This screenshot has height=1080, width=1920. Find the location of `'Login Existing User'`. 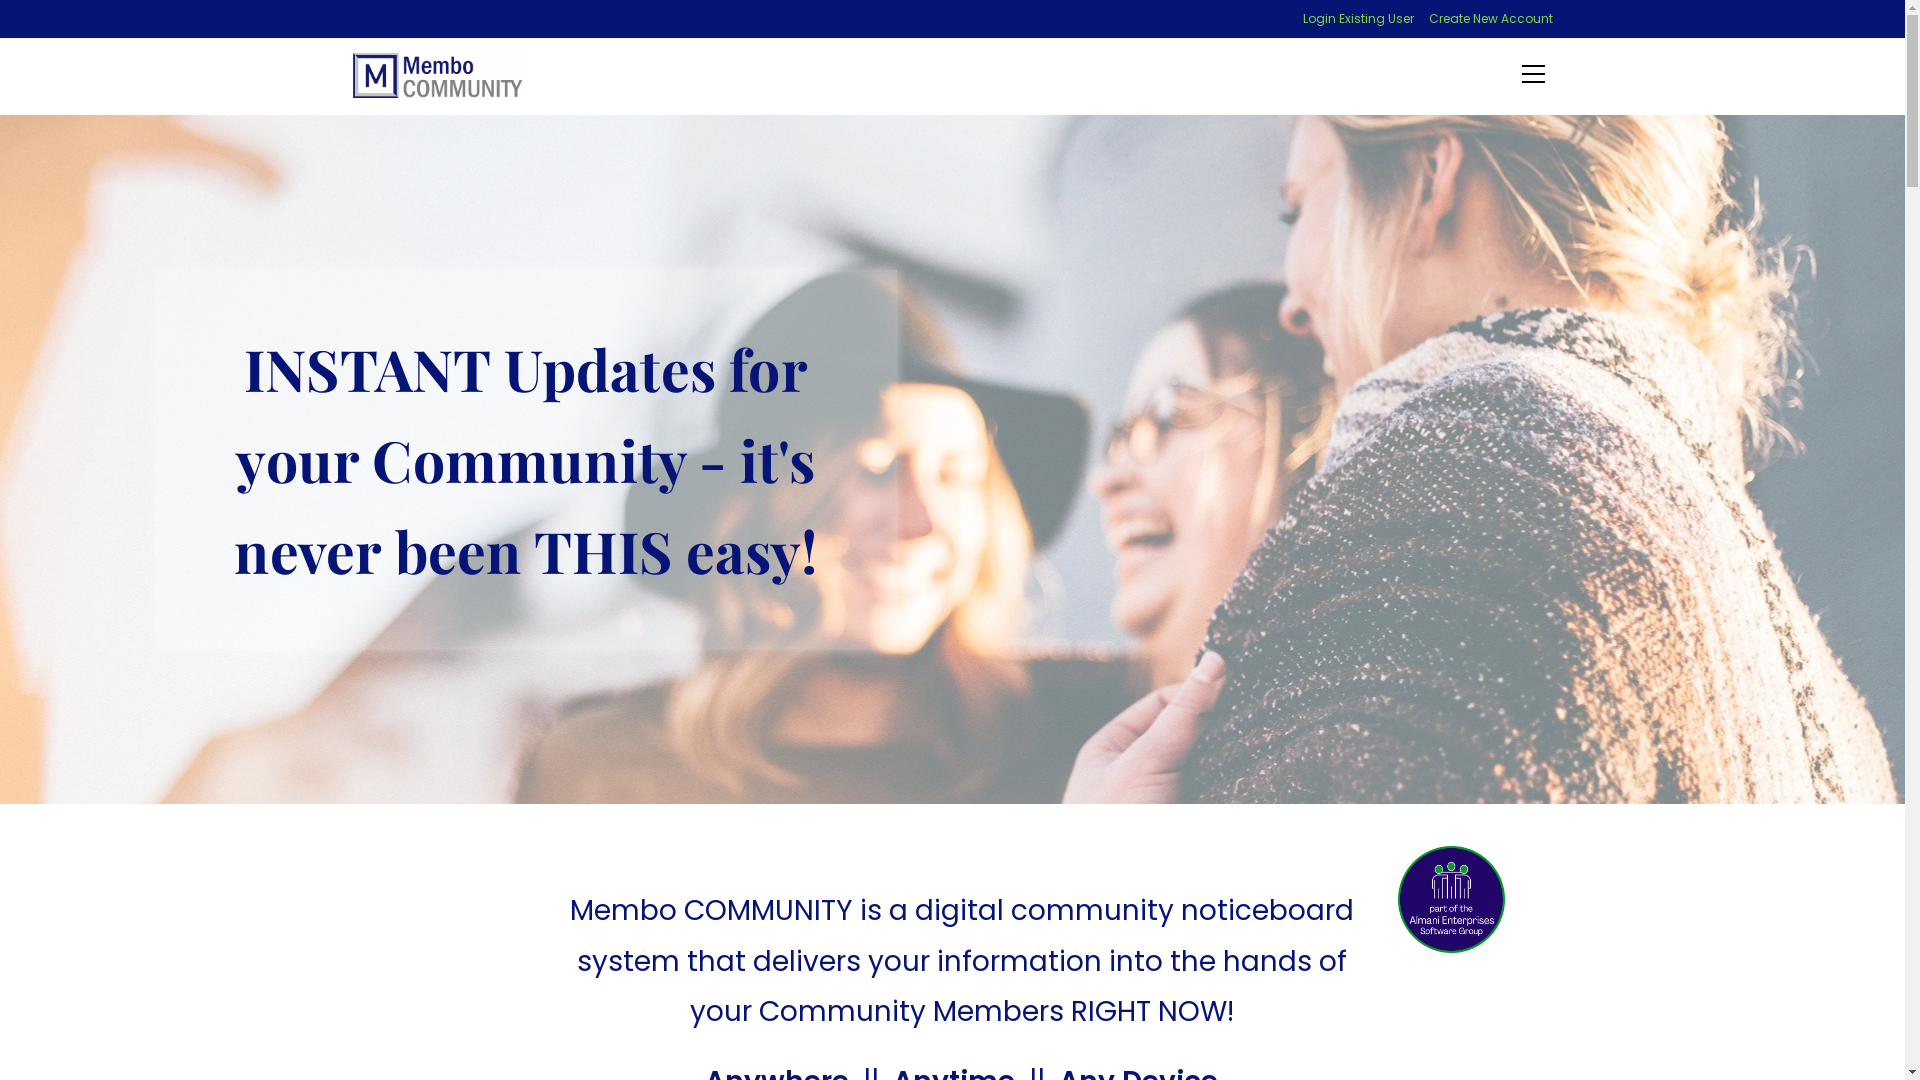

'Login Existing User' is located at coordinates (1357, 19).